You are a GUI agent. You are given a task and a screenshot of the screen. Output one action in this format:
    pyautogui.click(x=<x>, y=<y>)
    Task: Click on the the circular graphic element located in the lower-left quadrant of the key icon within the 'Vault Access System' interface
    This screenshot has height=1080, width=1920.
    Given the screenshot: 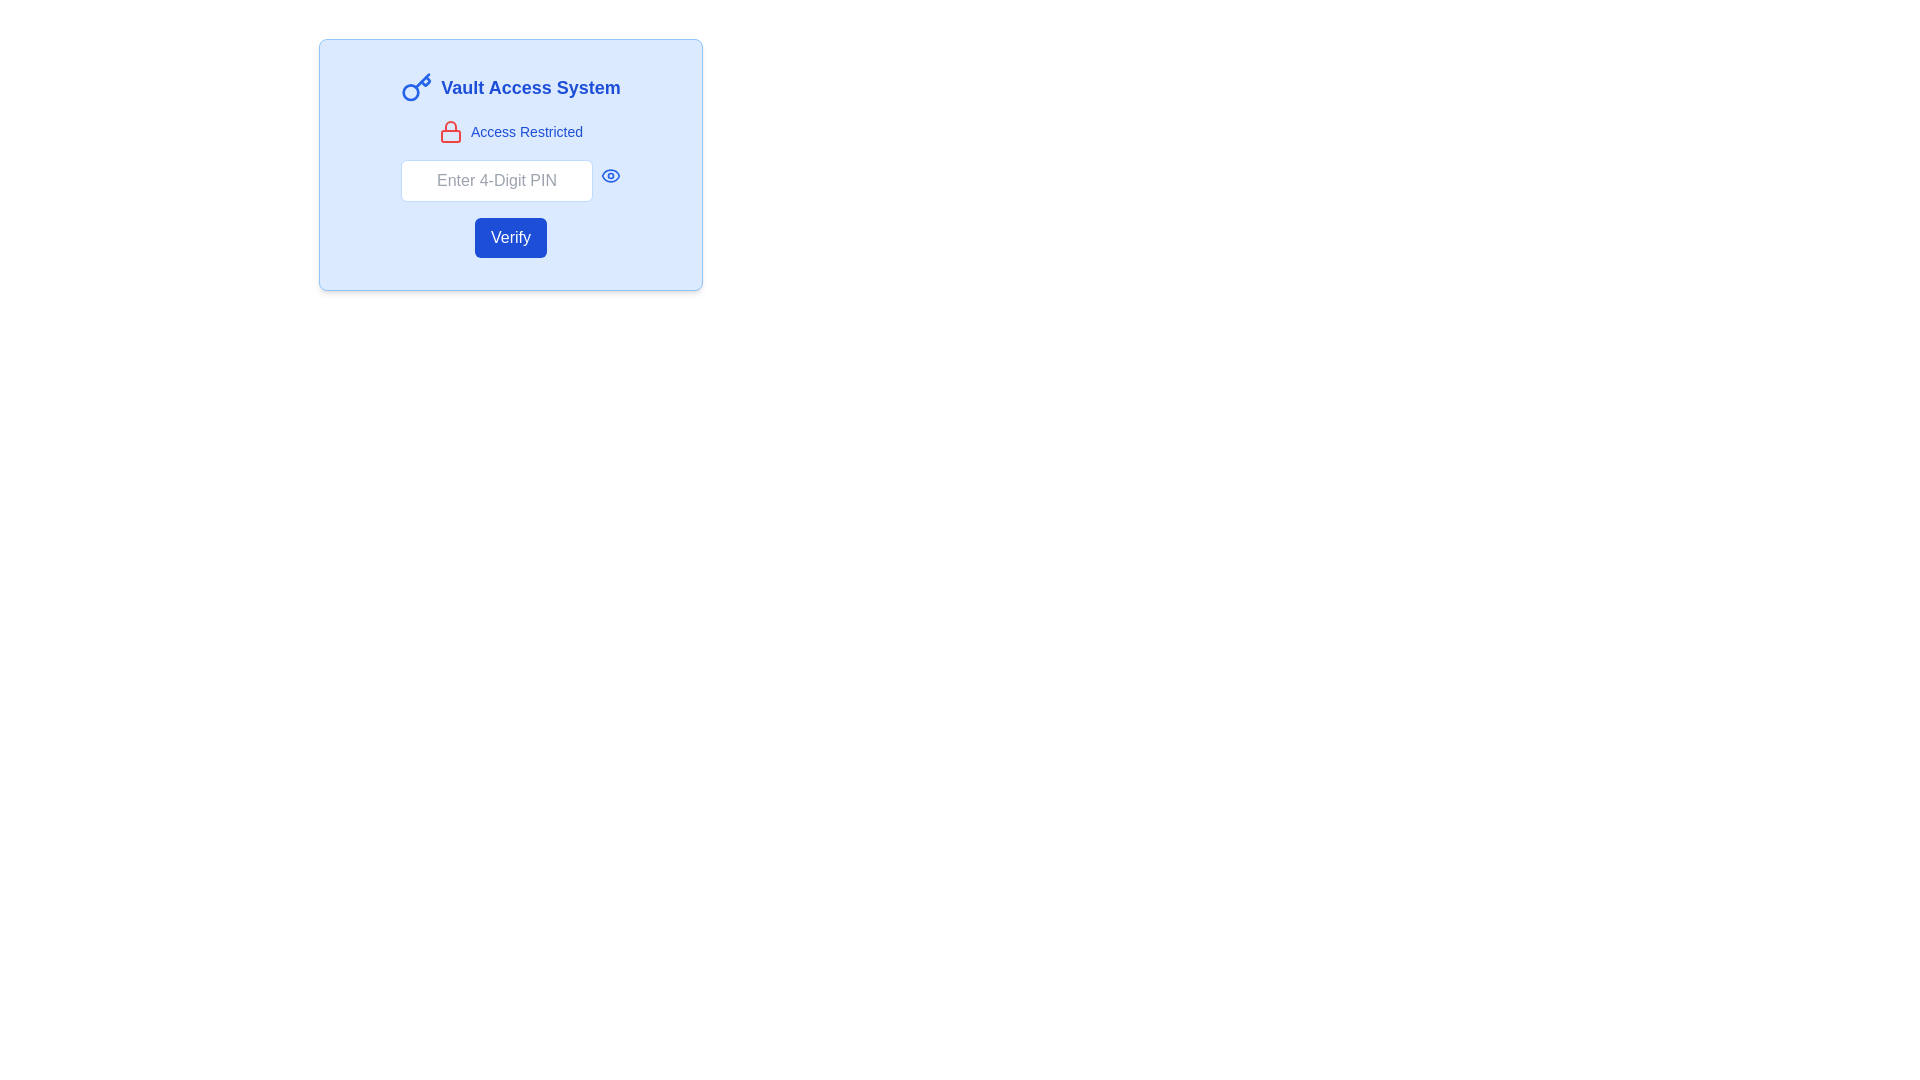 What is the action you would take?
    pyautogui.click(x=410, y=92)
    